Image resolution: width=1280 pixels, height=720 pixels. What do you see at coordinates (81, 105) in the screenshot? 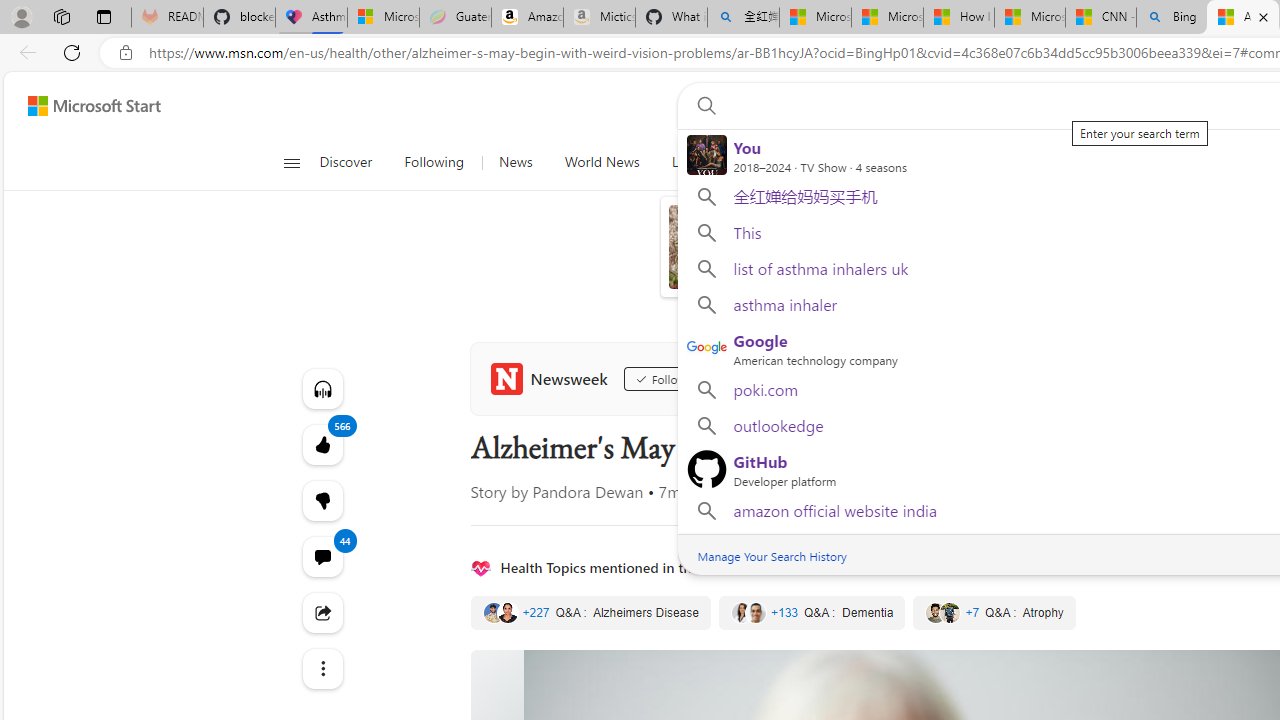
I see `'Skip to footer'` at bounding box center [81, 105].